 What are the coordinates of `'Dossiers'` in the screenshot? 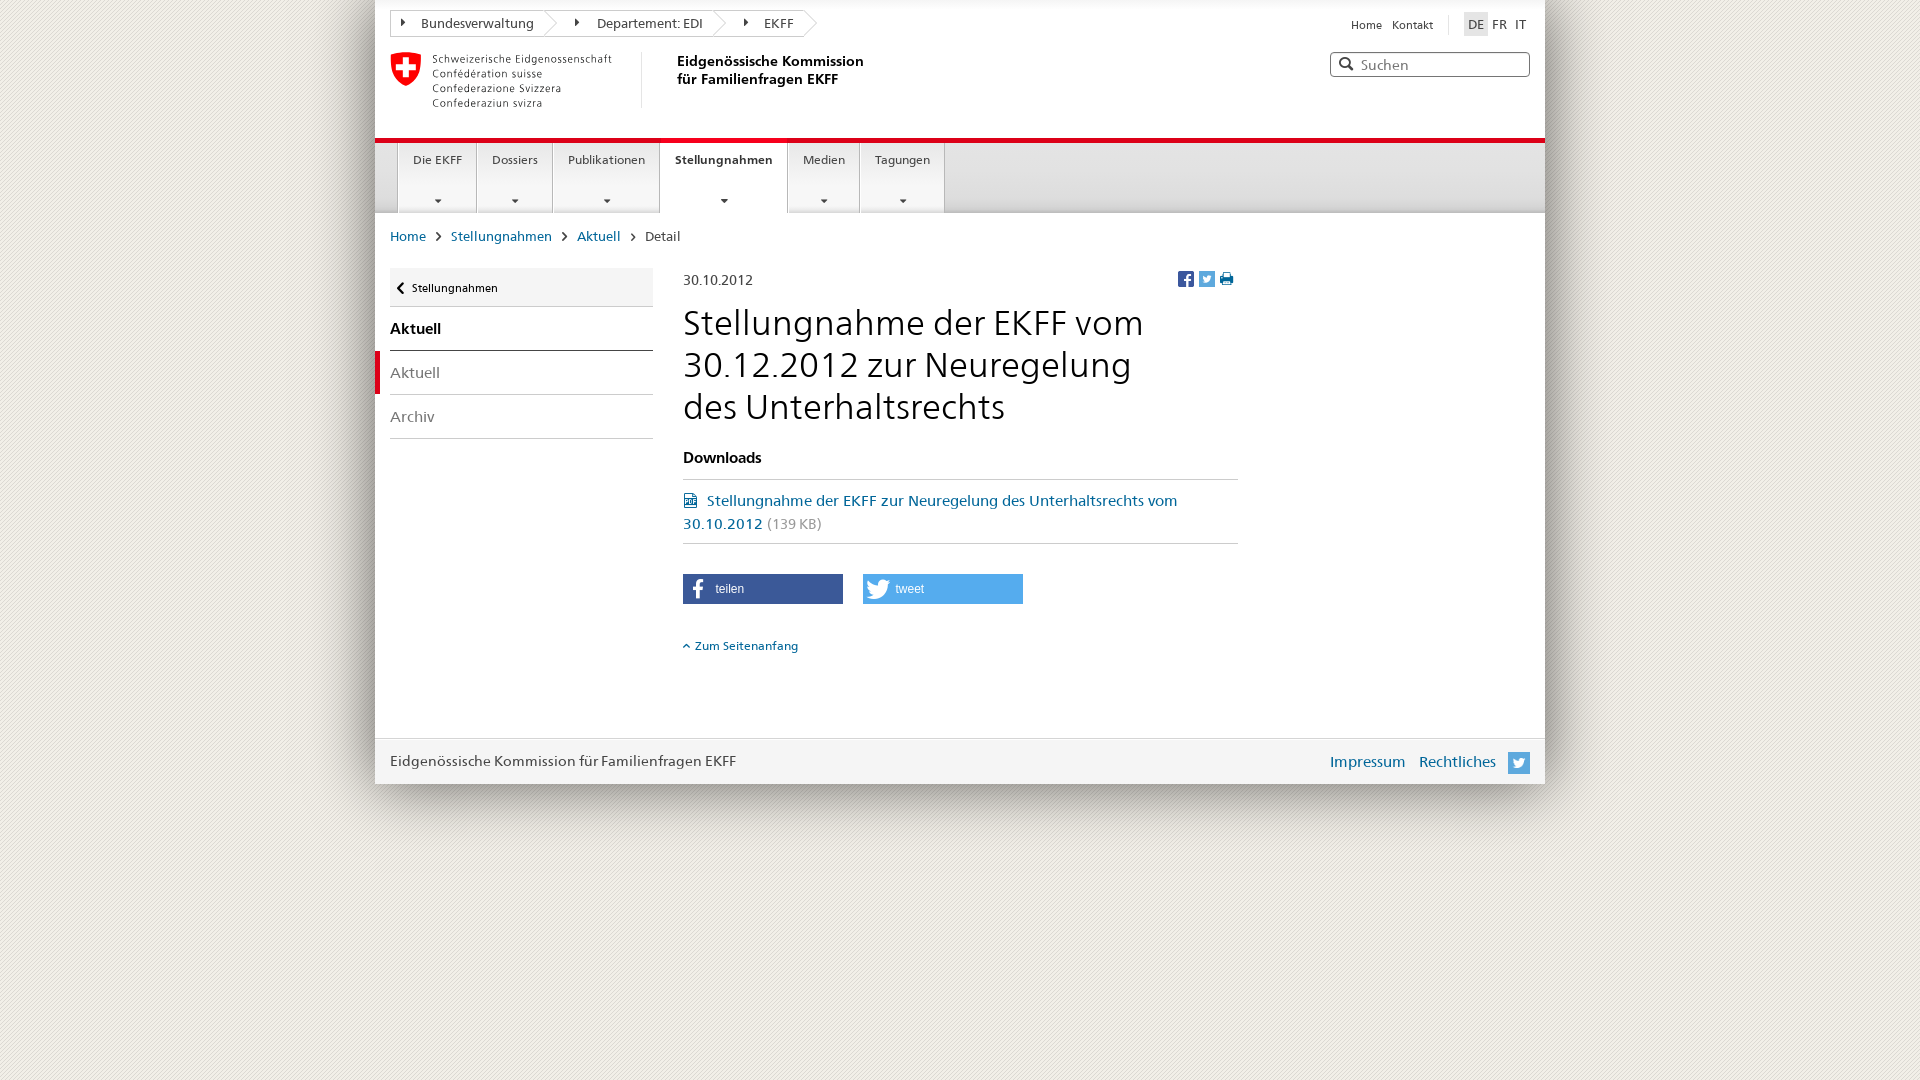 It's located at (514, 176).